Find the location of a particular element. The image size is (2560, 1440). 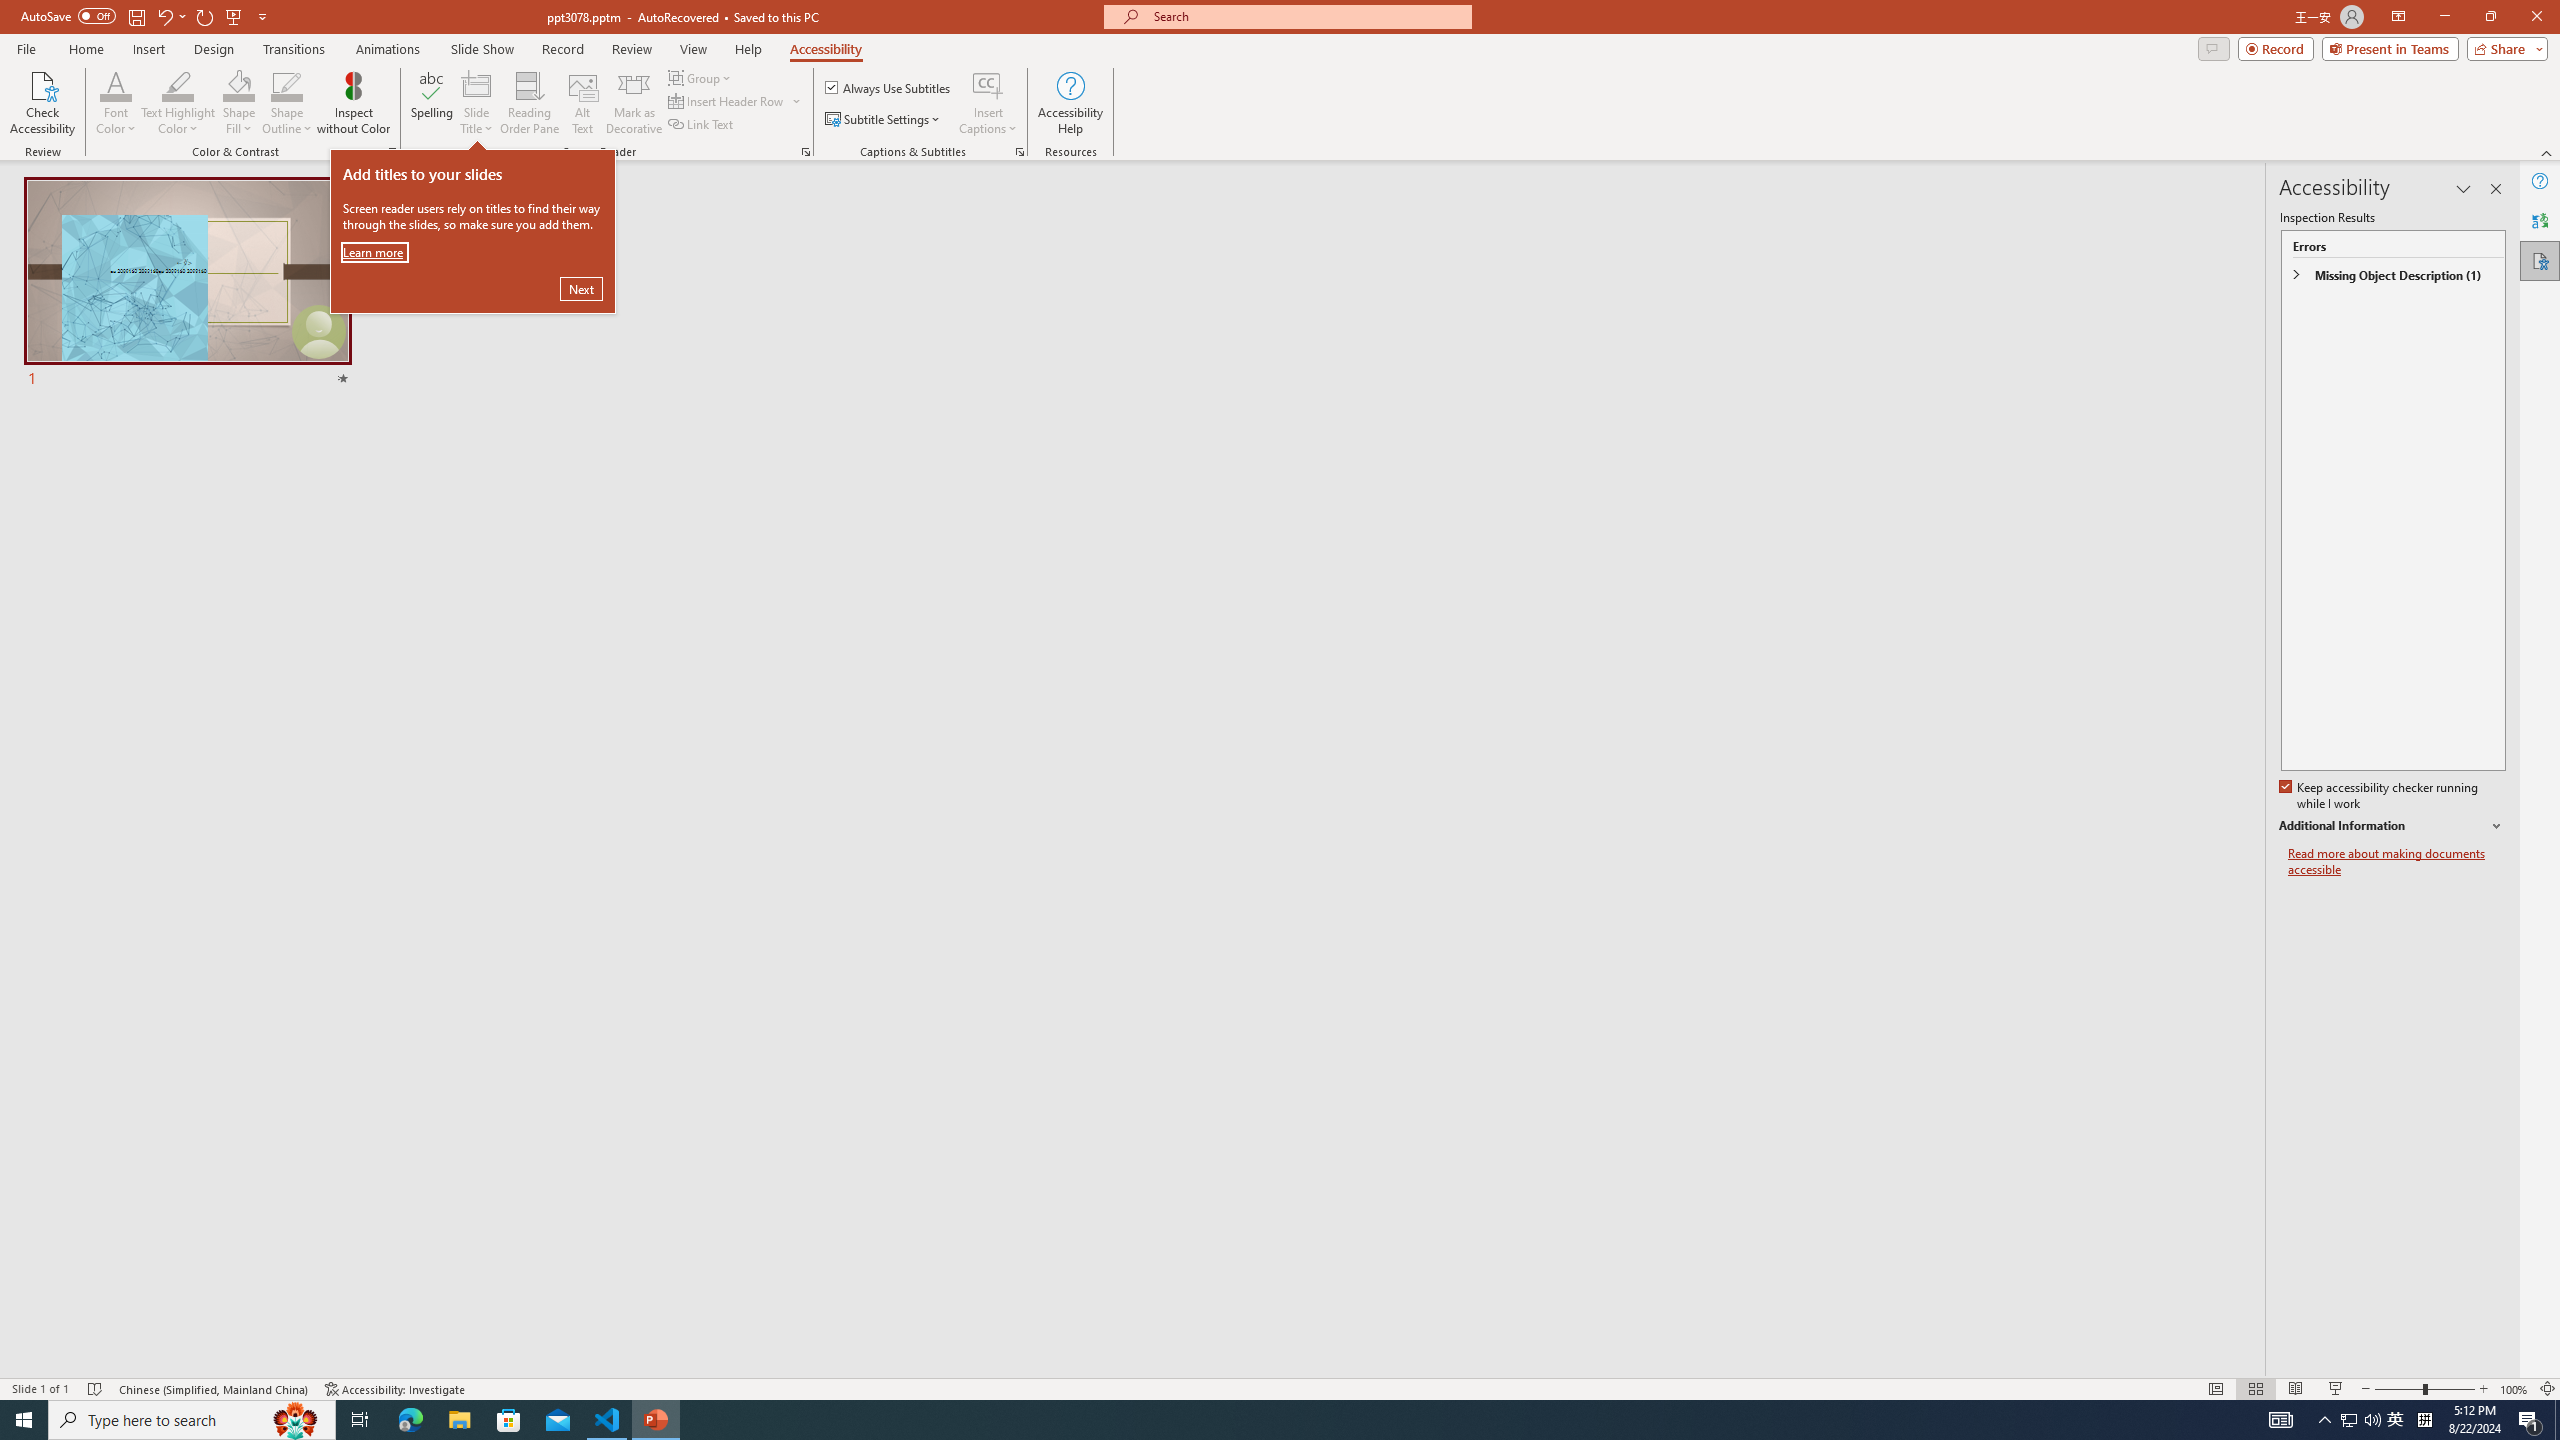

'Next' is located at coordinates (582, 287).